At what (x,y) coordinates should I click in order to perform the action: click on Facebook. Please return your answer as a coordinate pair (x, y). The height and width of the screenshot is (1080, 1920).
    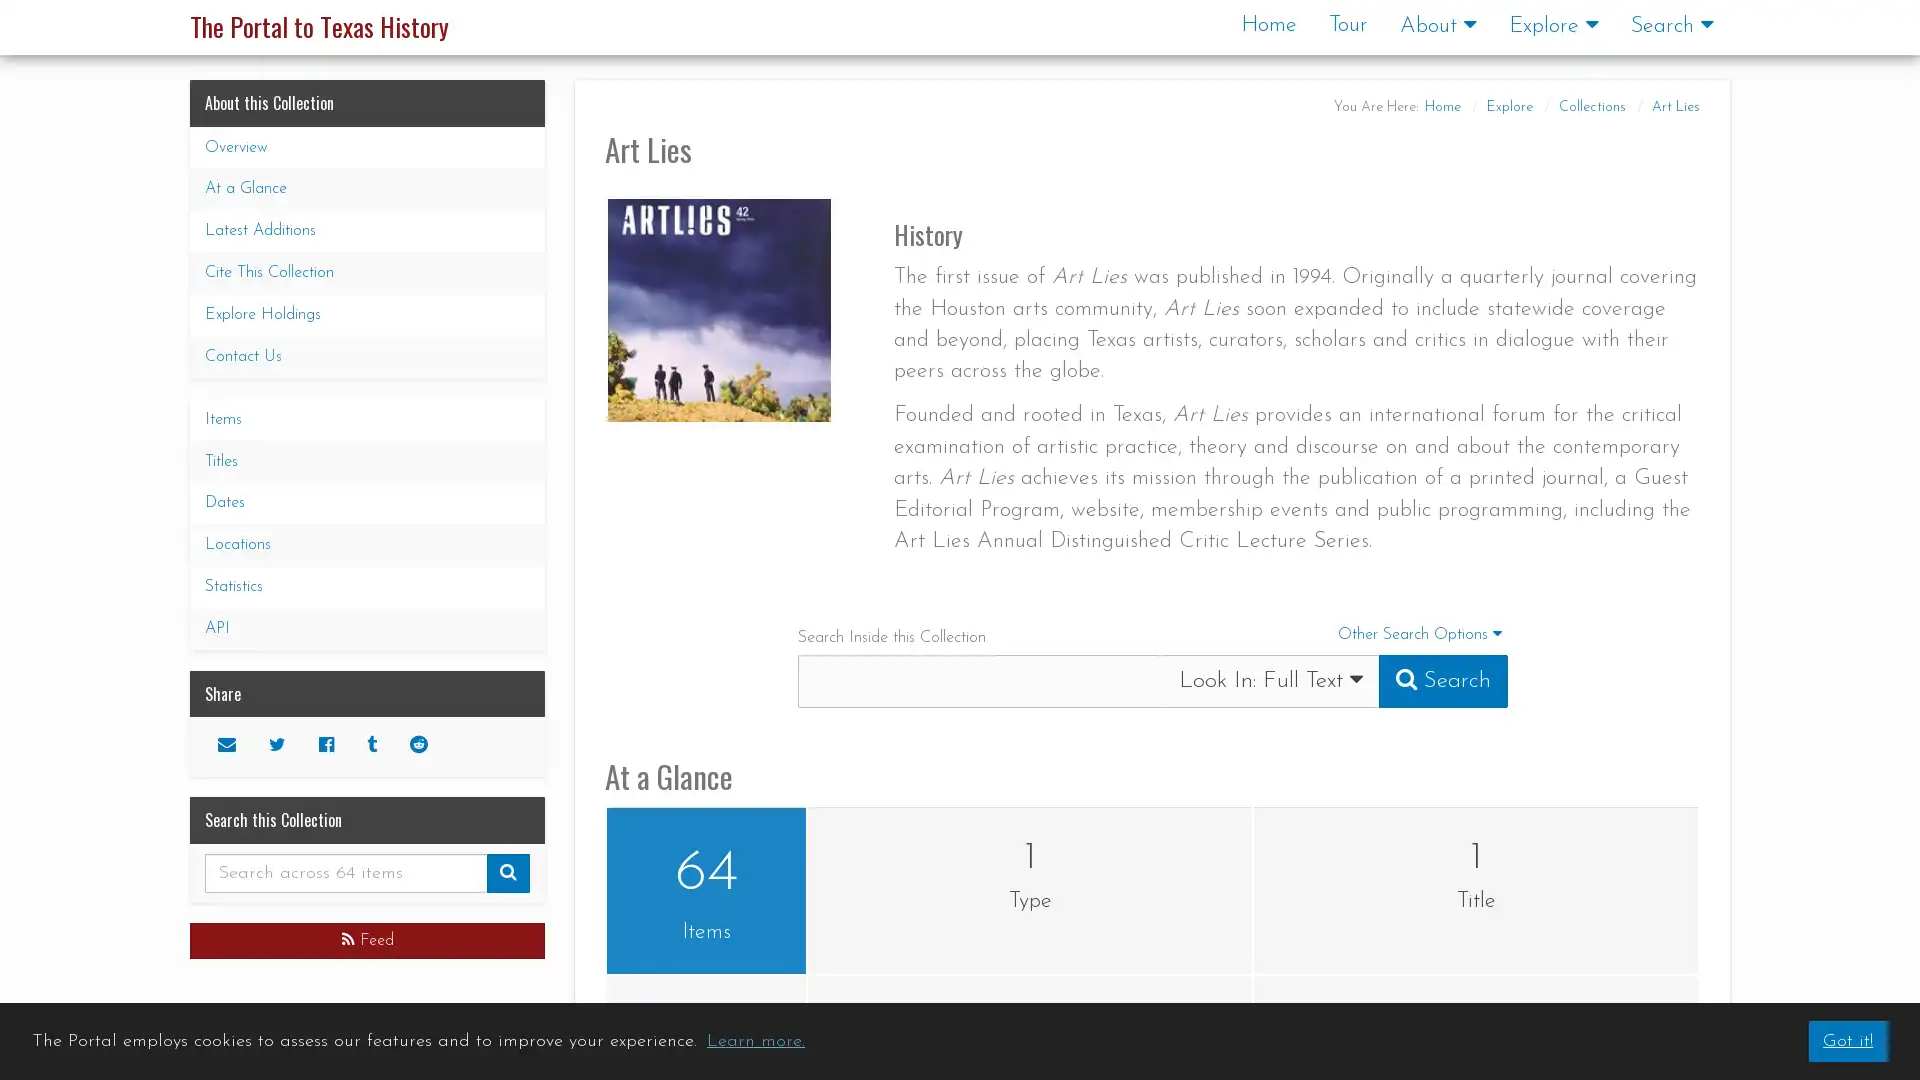
    Looking at the image, I should click on (326, 747).